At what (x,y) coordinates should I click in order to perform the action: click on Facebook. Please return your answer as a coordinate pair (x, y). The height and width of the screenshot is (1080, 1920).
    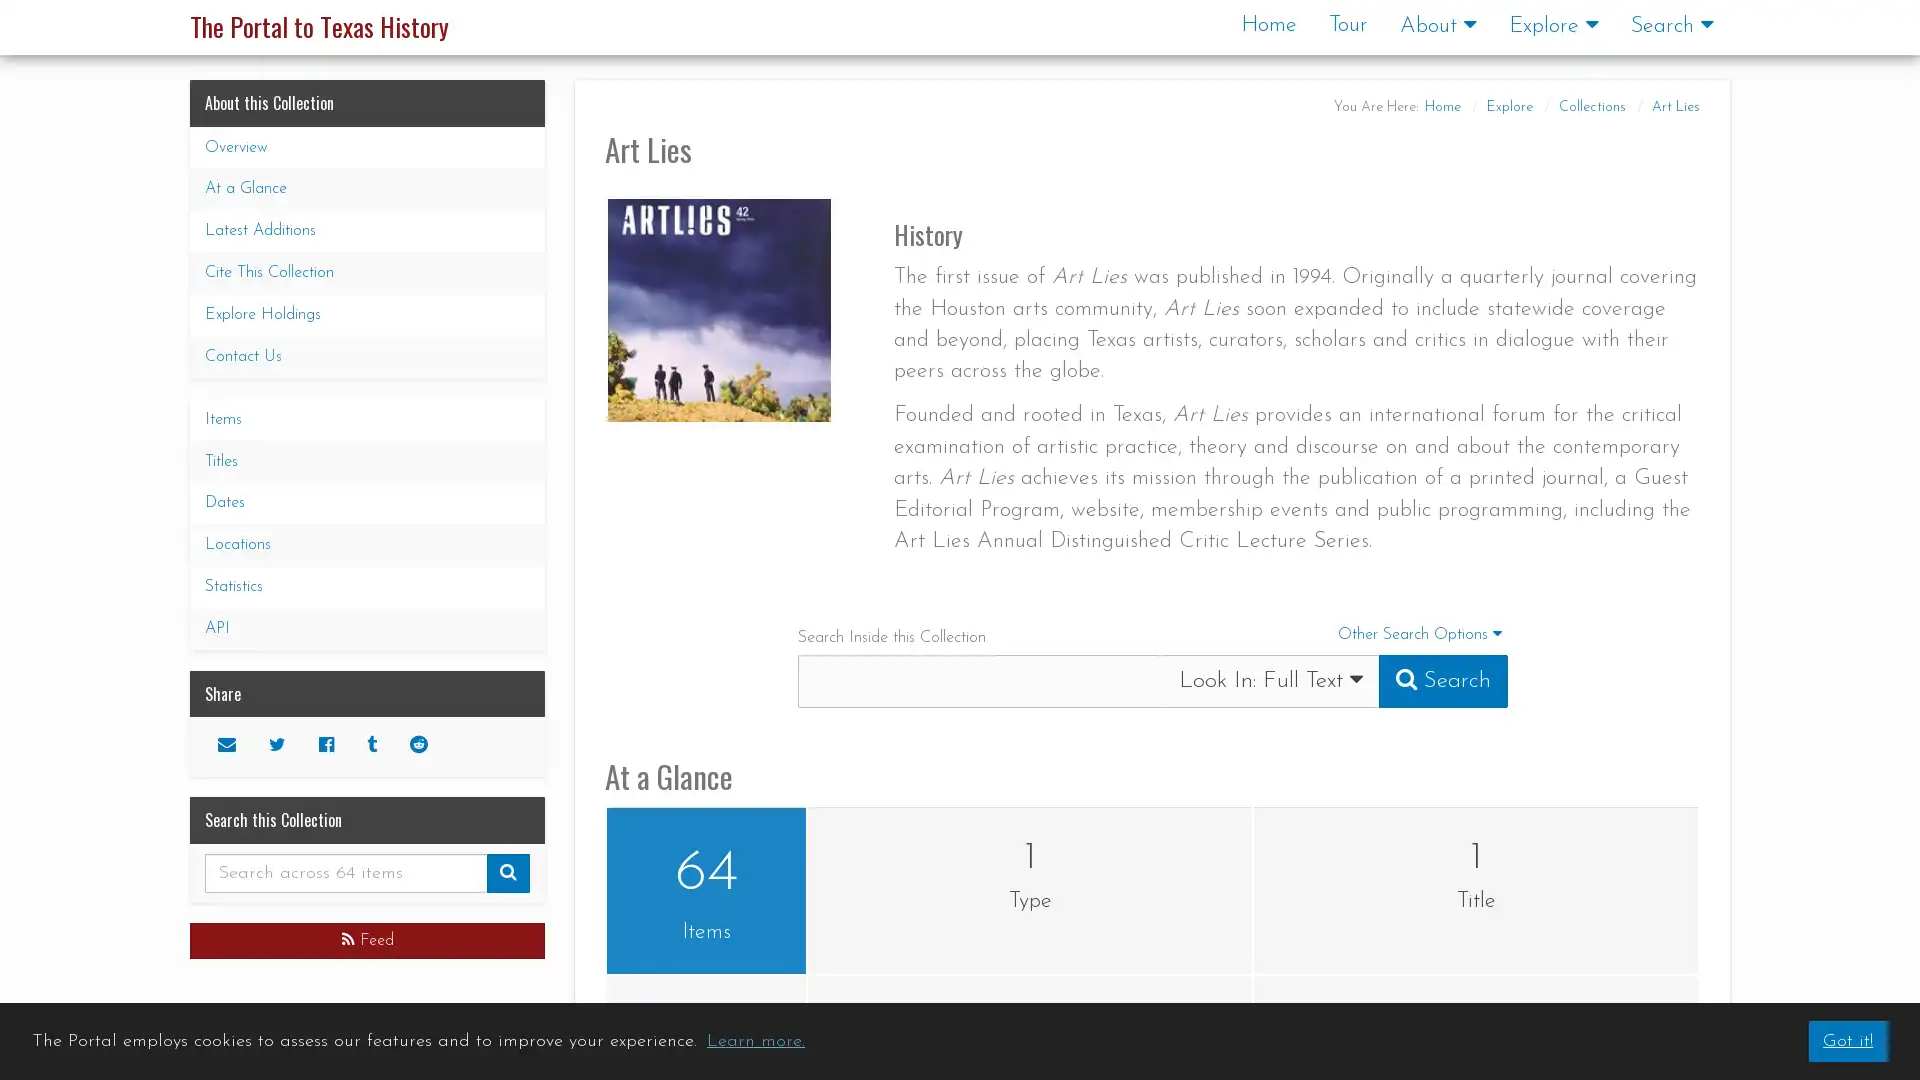
    Looking at the image, I should click on (326, 747).